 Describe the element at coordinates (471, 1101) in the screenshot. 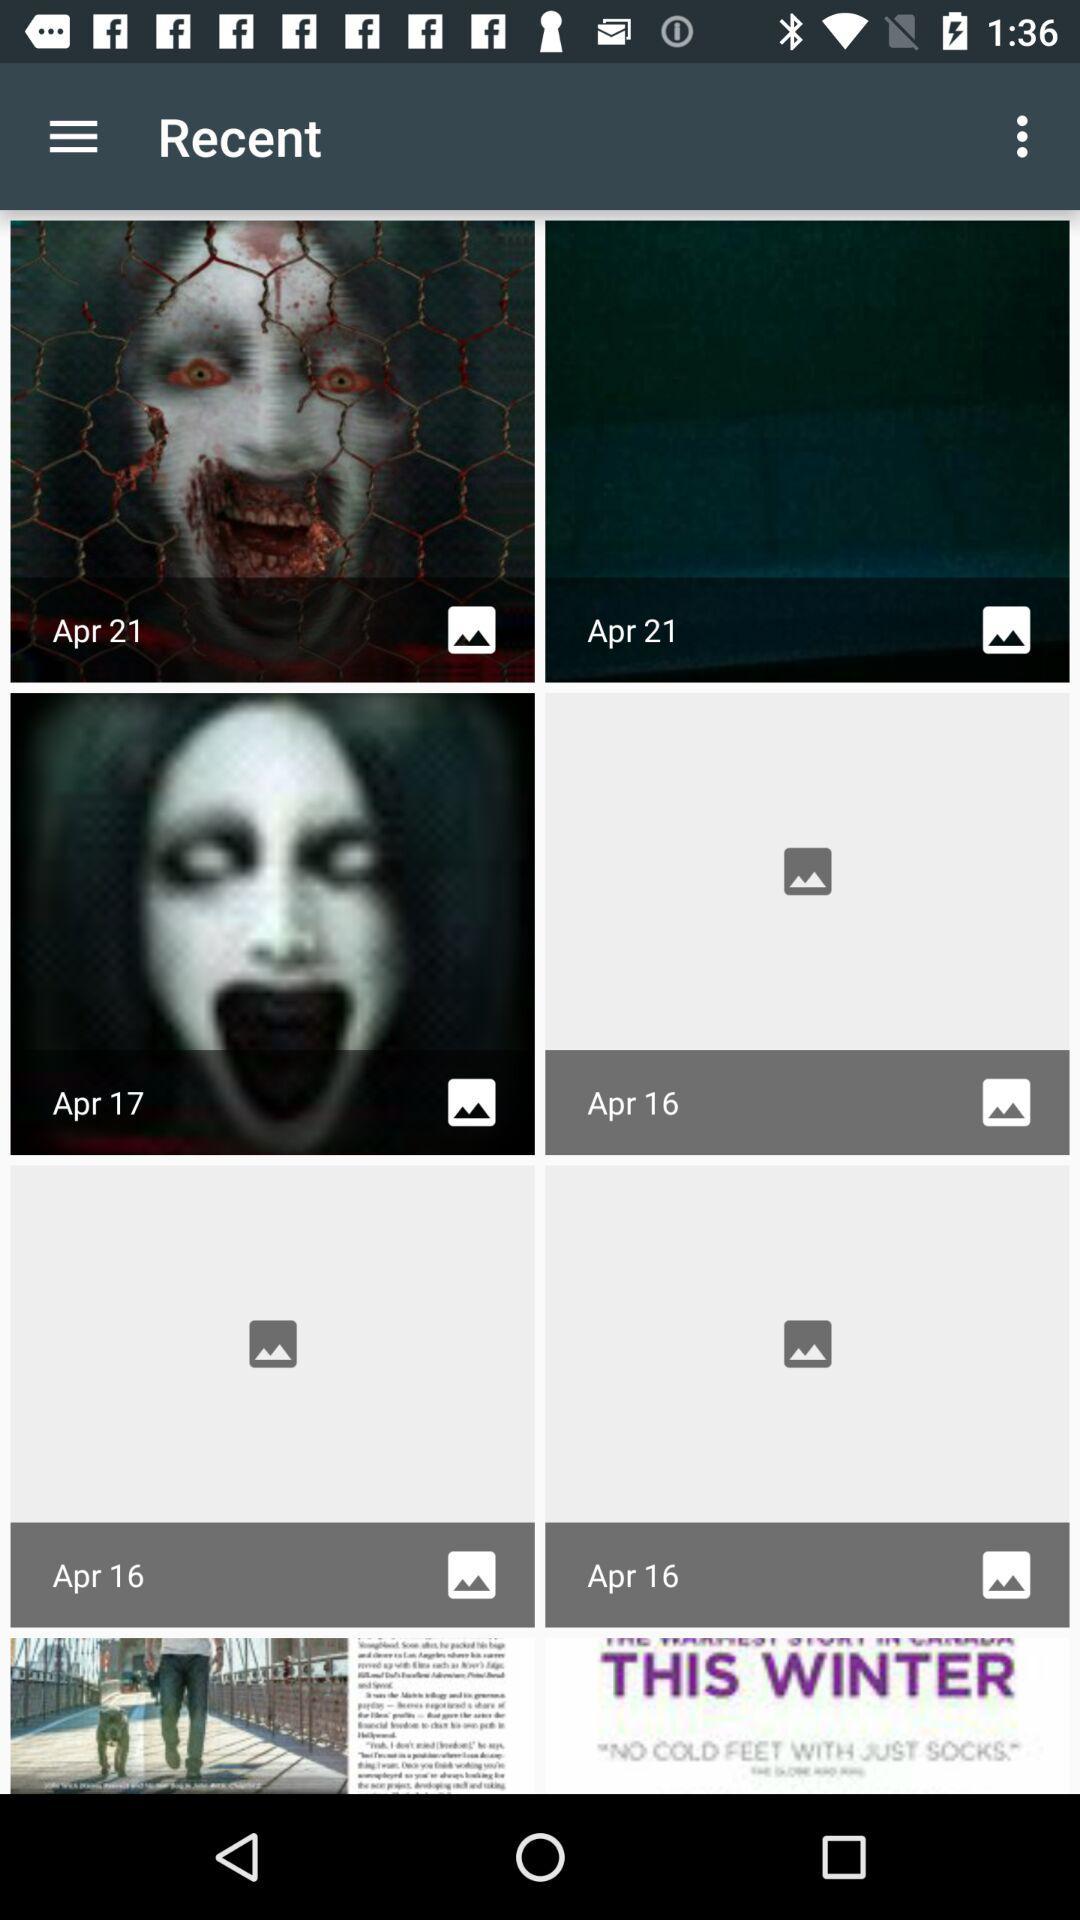

I see `the image icon of apr 17` at that location.